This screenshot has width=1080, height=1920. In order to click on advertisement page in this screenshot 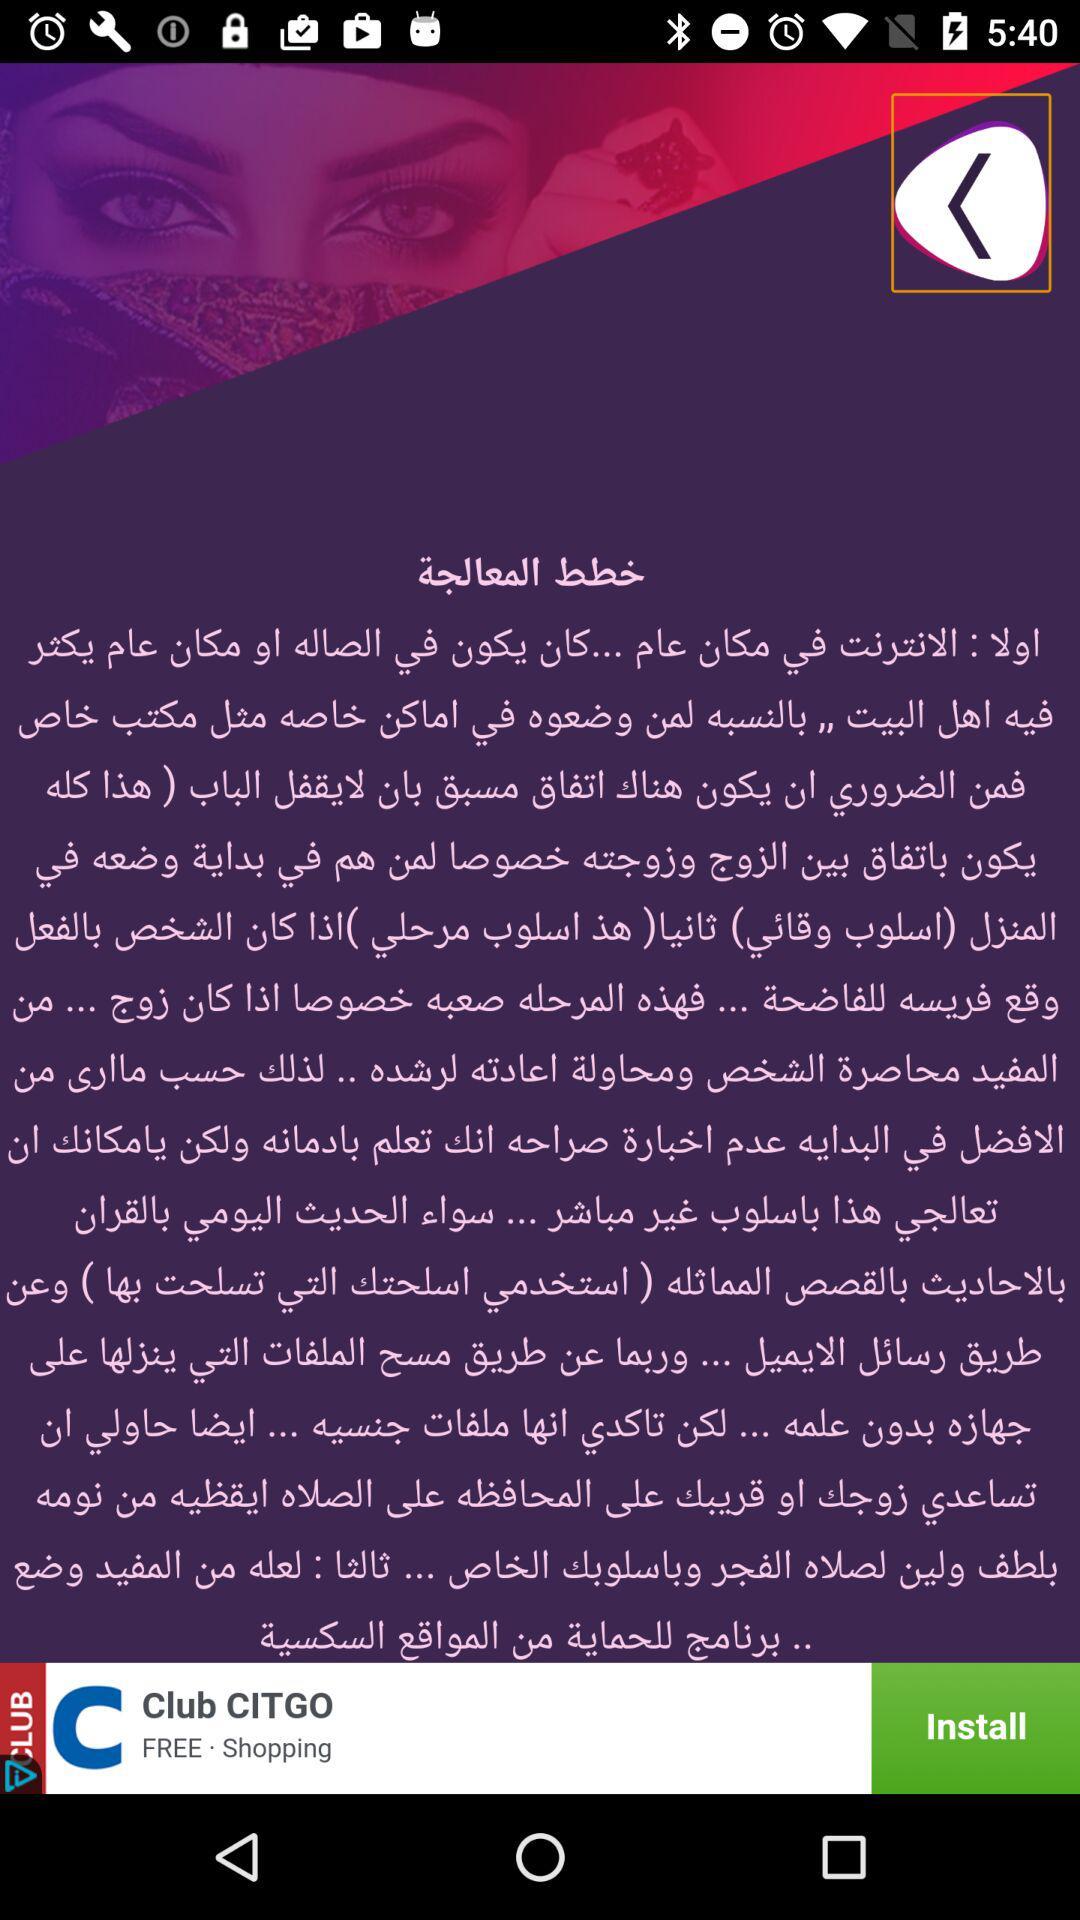, I will do `click(540, 1727)`.